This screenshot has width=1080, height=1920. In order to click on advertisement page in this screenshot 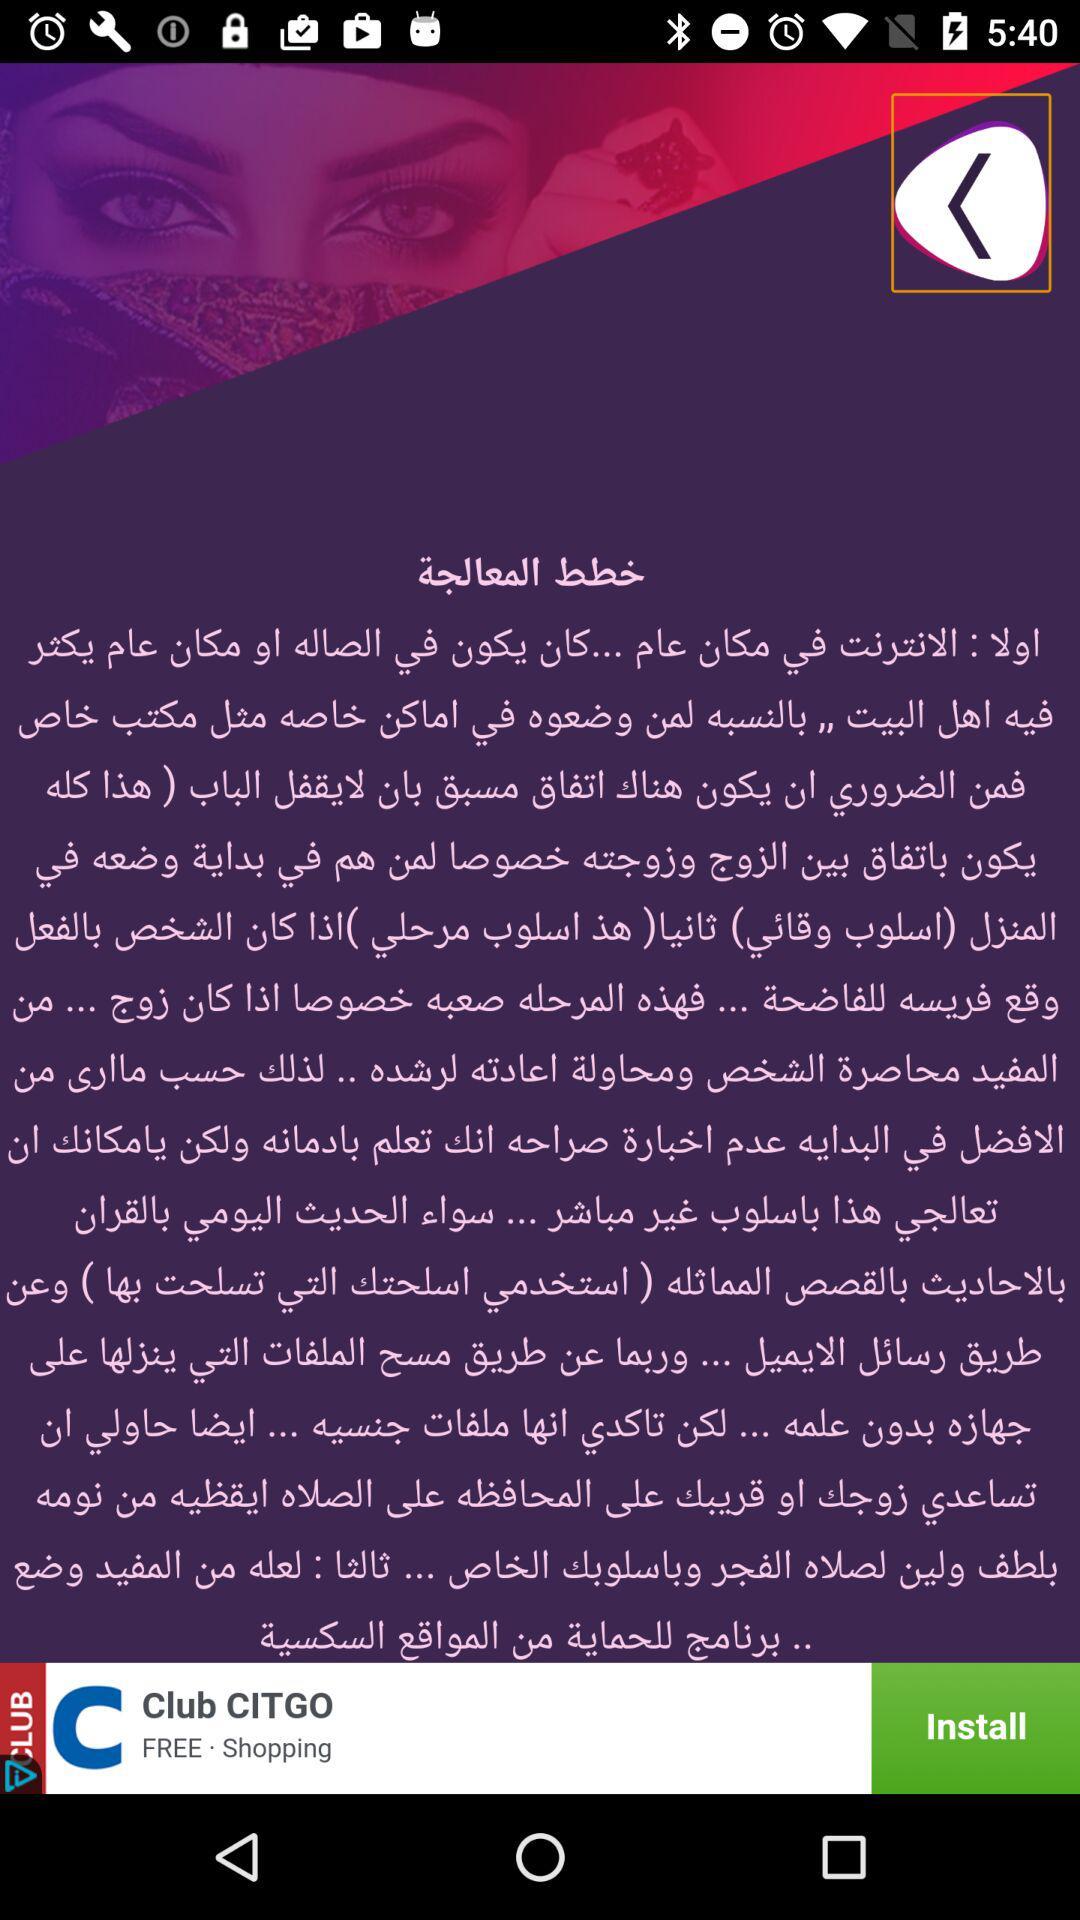, I will do `click(540, 1727)`.